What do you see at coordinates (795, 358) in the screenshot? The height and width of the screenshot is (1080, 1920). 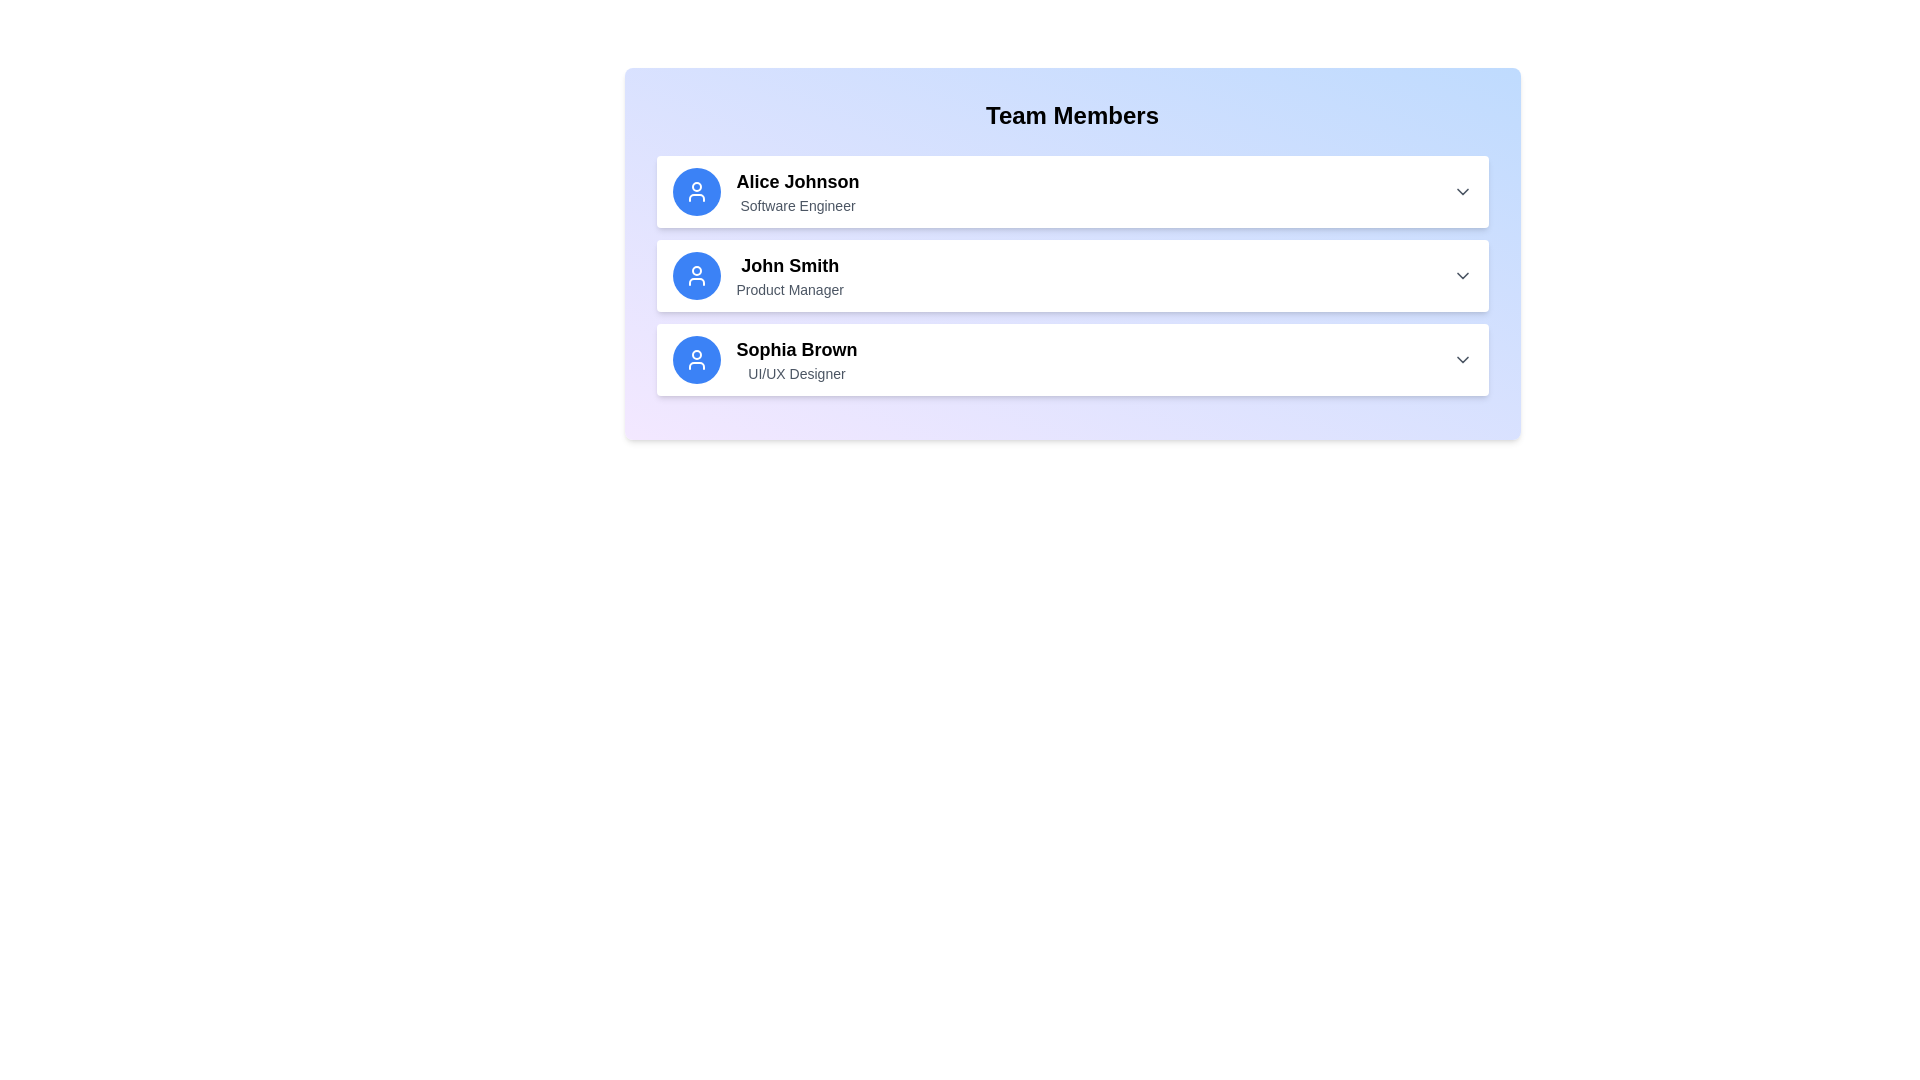 I see `the text block element displaying 'Sophia Brown' which is the third item in the team members list, featuring a bold name and a smaller gray title below` at bounding box center [795, 358].